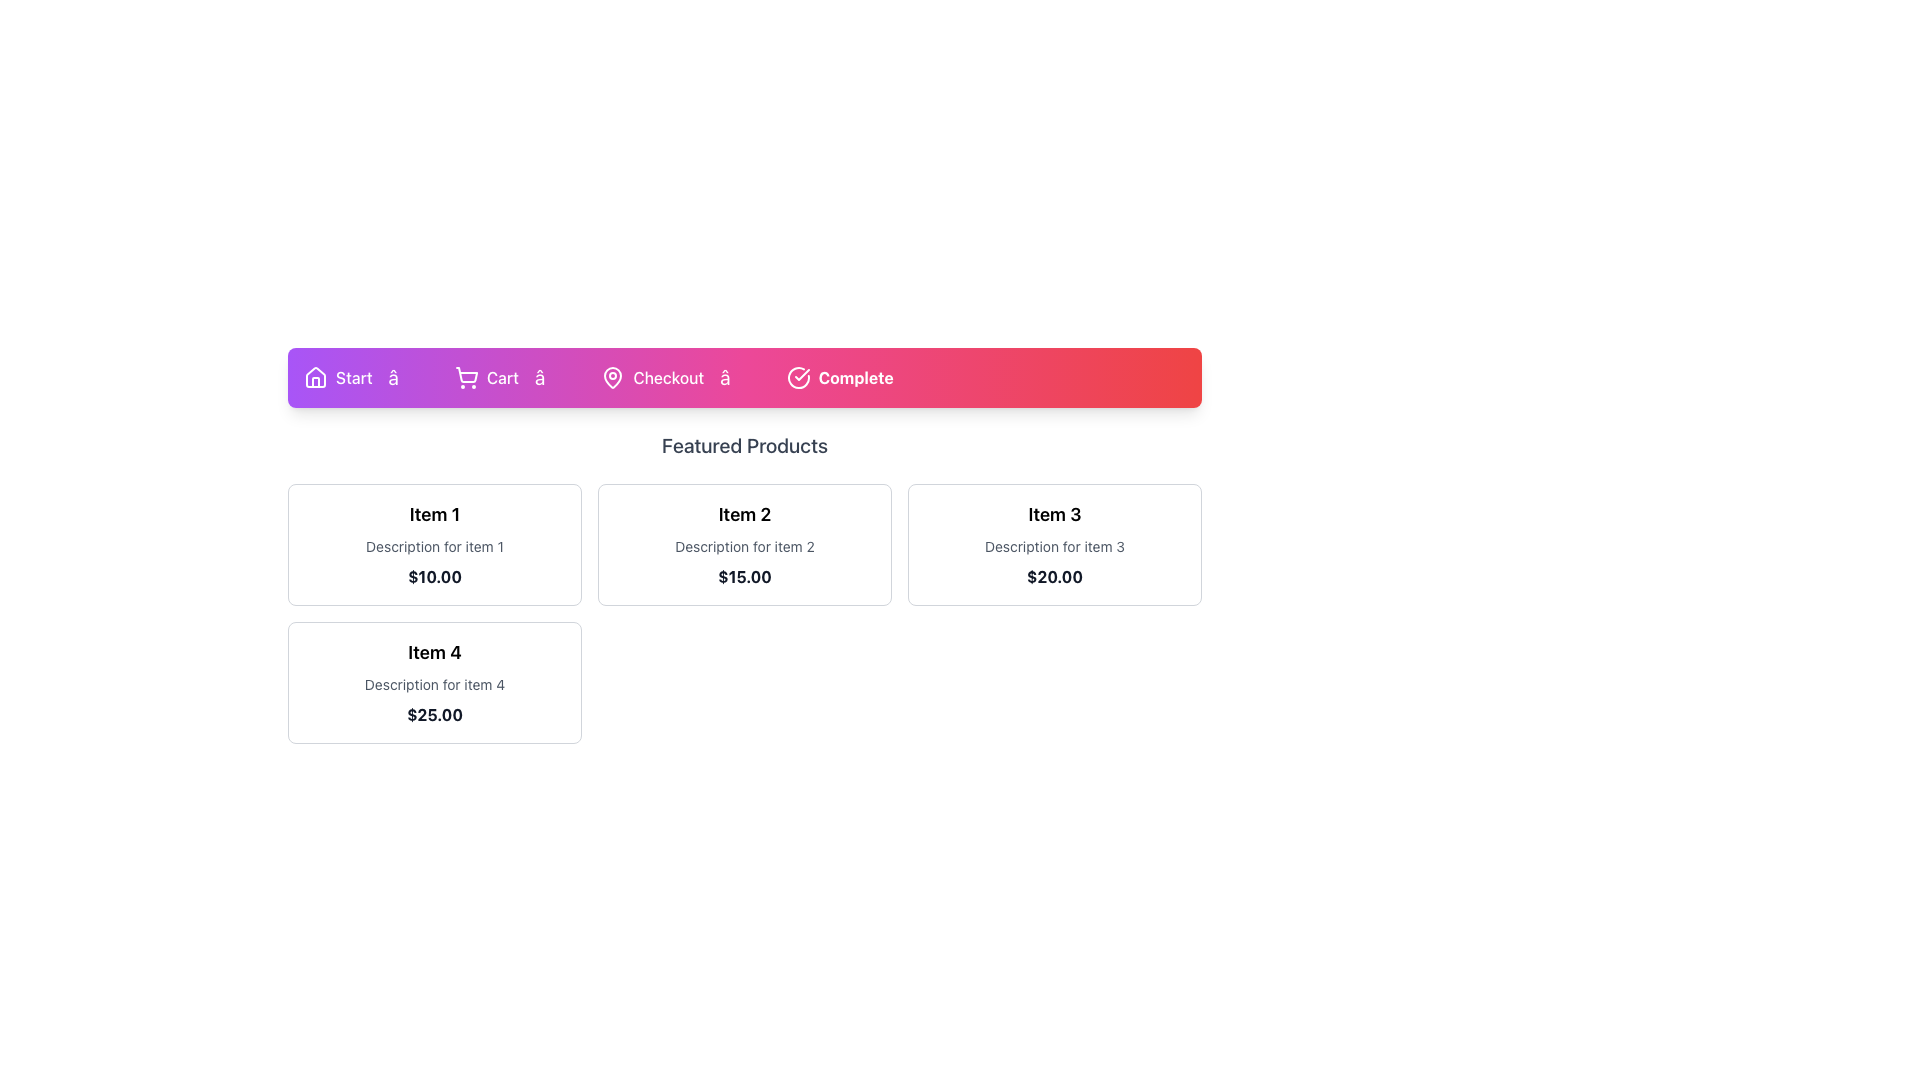 This screenshot has width=1920, height=1080. I want to click on the Process Indicator, which is a rectangular component with a gradient background and labeled steps ('Start', 'Cart', 'Checkout', 'Complete'), so click(743, 378).